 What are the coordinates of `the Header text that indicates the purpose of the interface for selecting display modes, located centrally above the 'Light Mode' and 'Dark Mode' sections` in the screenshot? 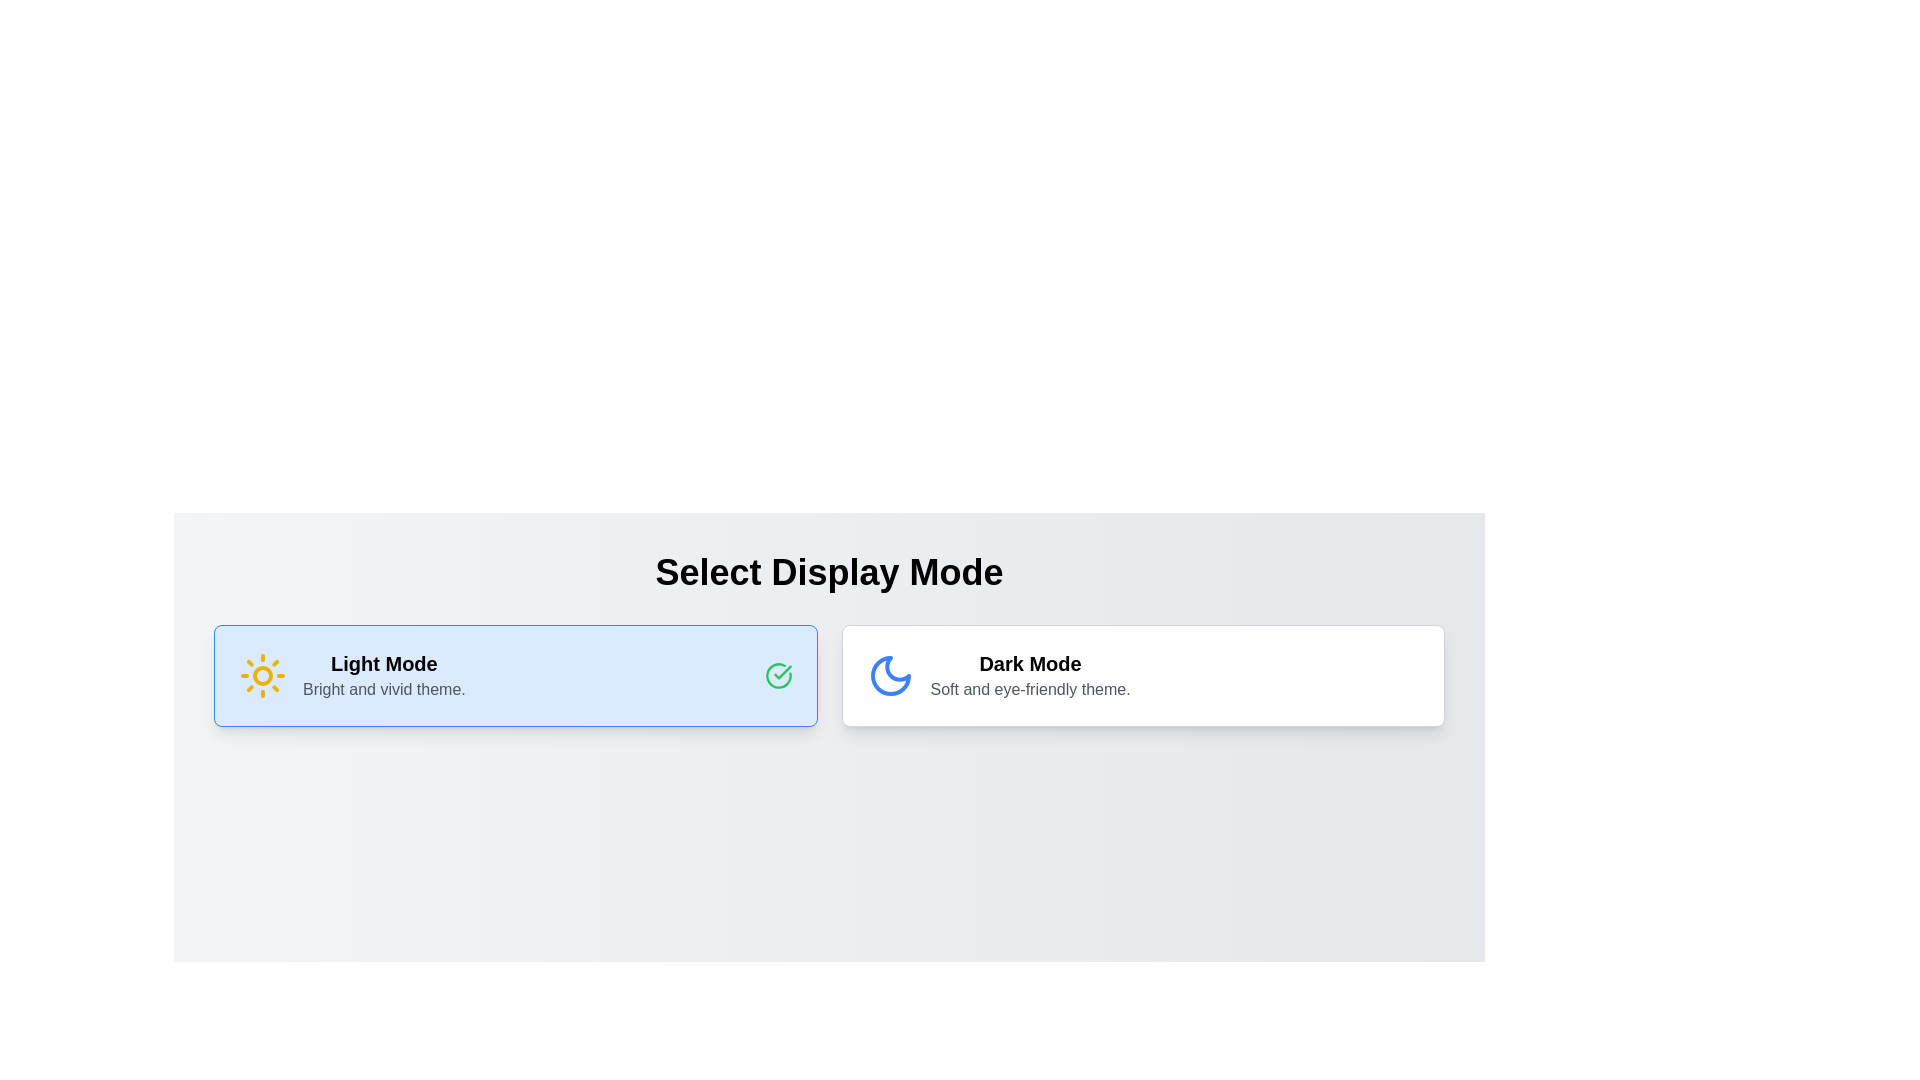 It's located at (829, 573).